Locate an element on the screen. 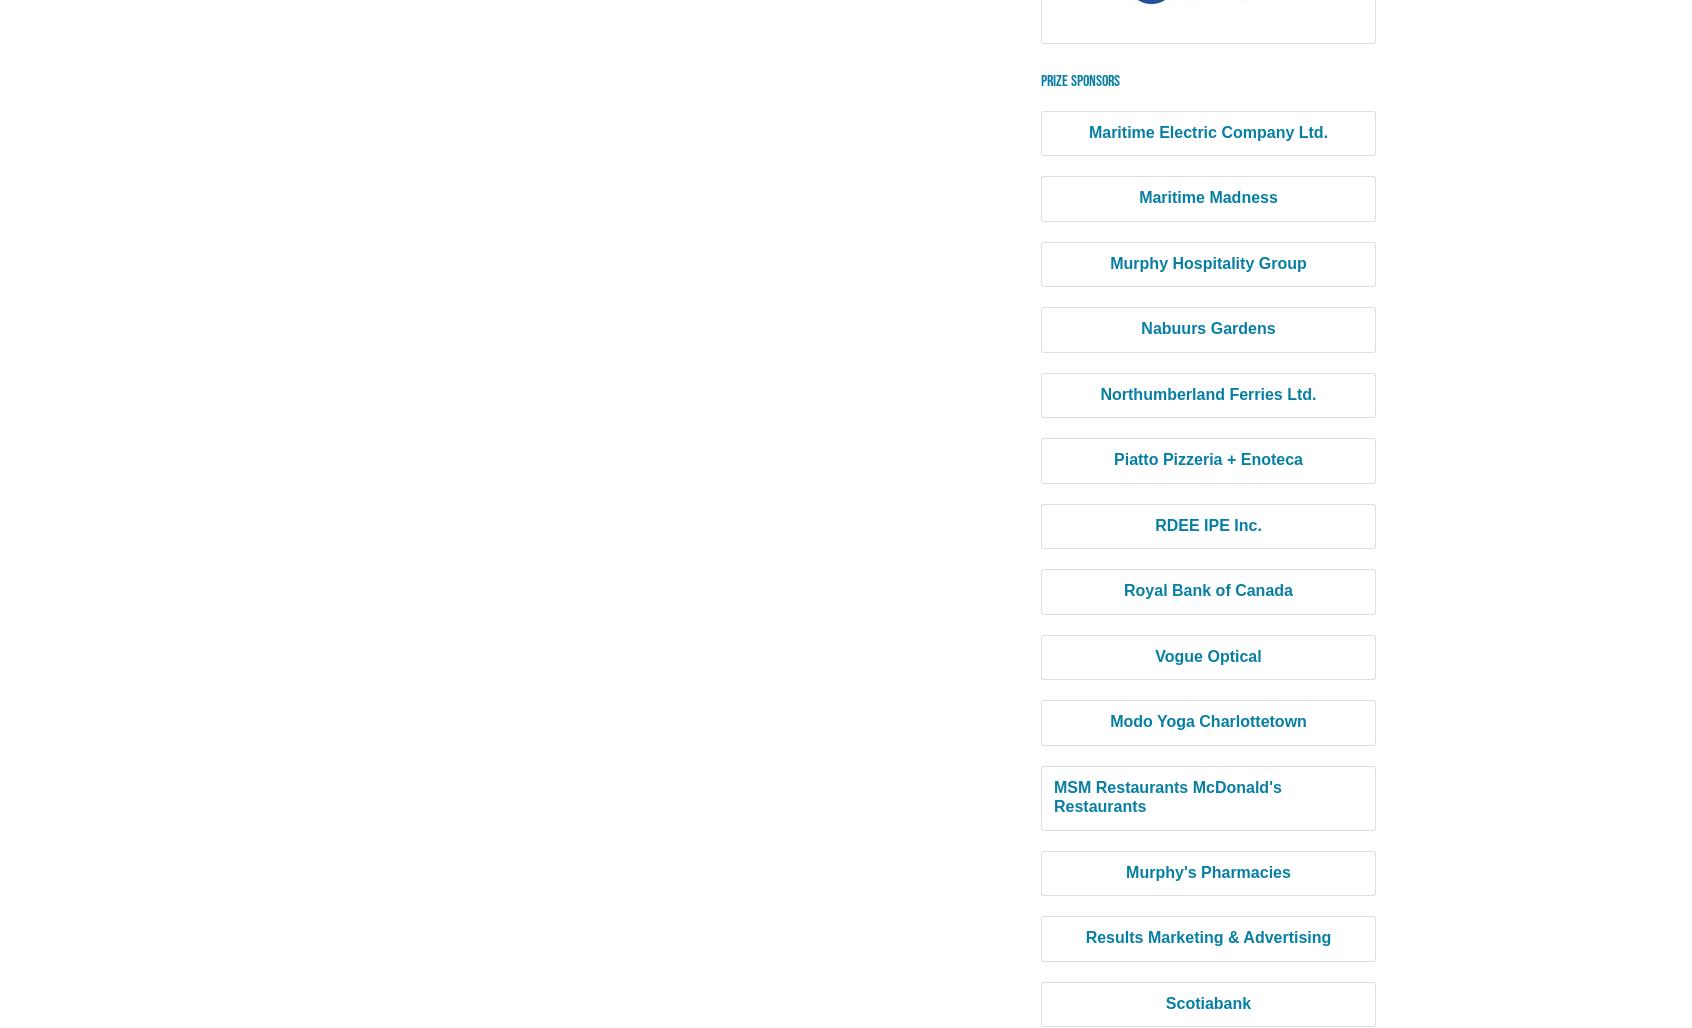 The width and height of the screenshot is (1692, 1028). 'Results Marketing & Advertising' is located at coordinates (1207, 937).